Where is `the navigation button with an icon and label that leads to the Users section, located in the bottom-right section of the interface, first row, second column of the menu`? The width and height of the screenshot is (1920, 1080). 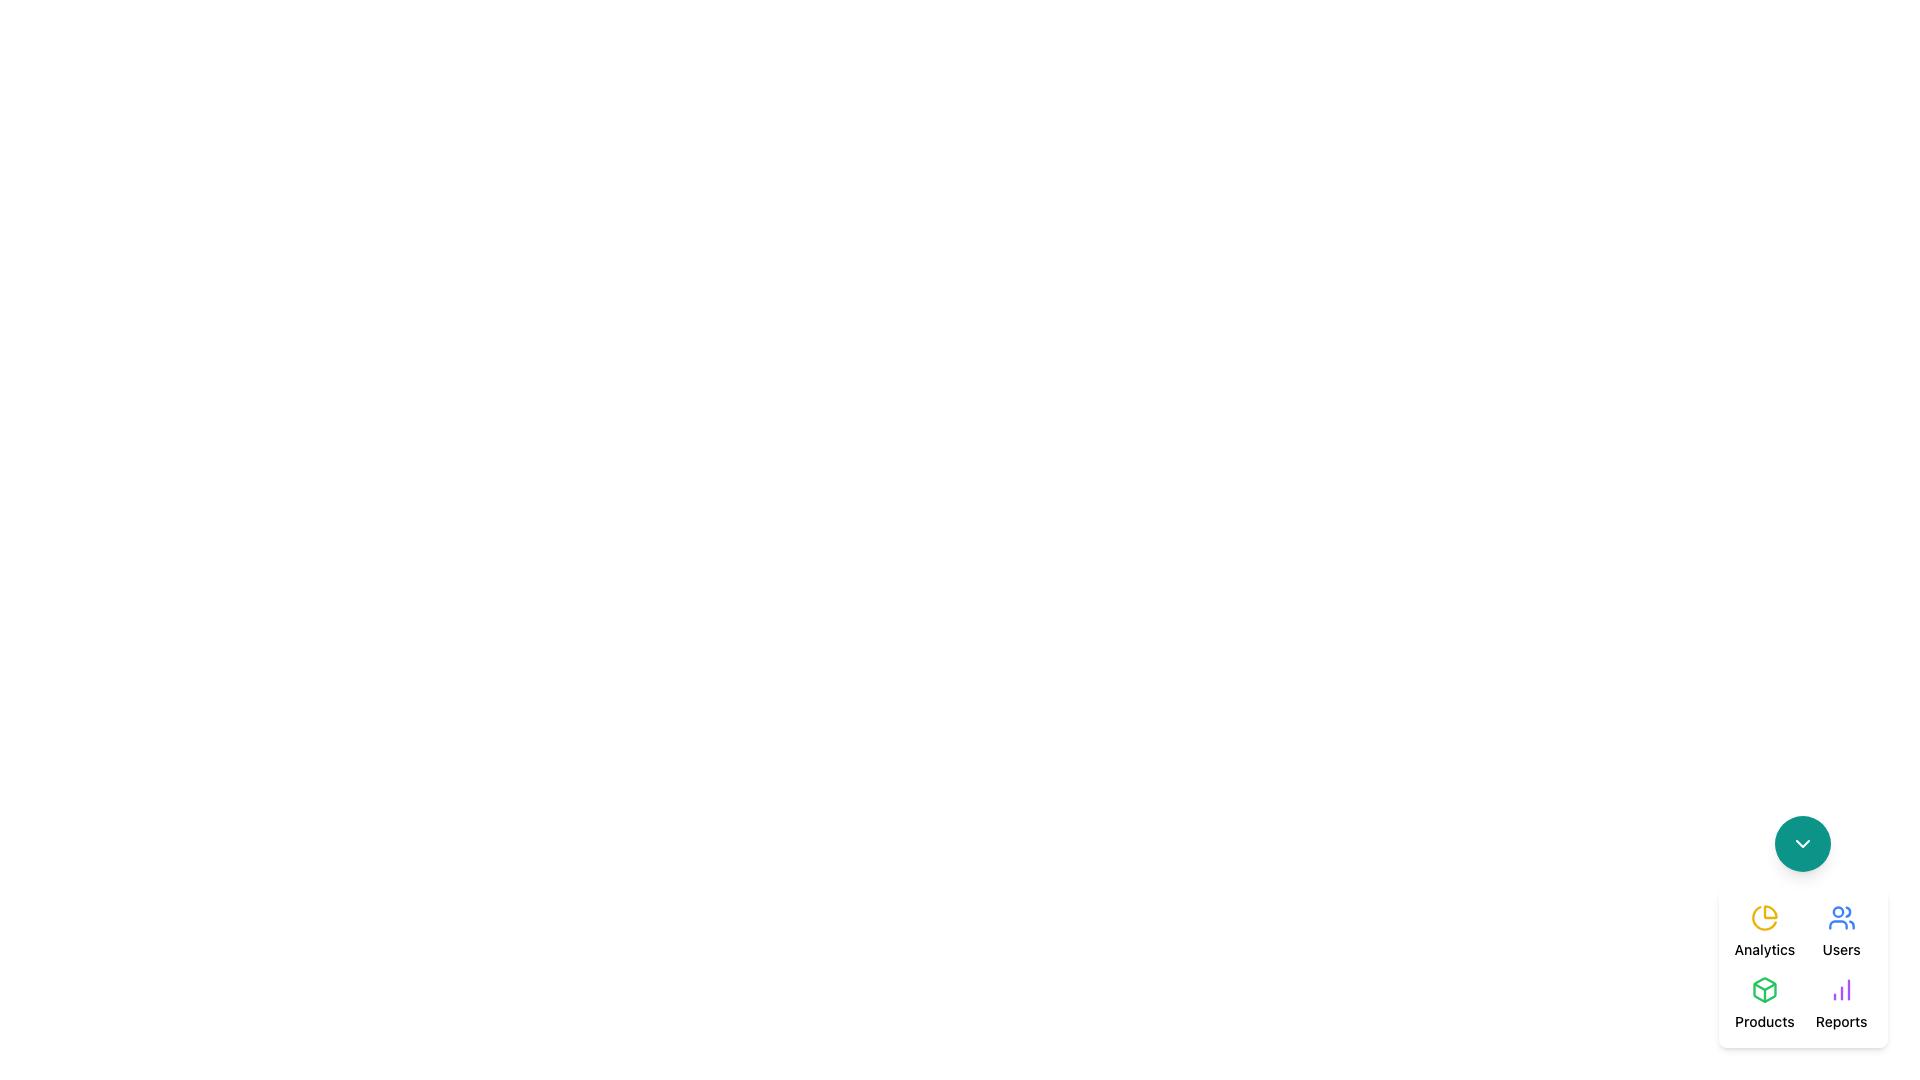 the navigation button with an icon and label that leads to the Users section, located in the bottom-right section of the interface, first row, second column of the menu is located at coordinates (1840, 932).